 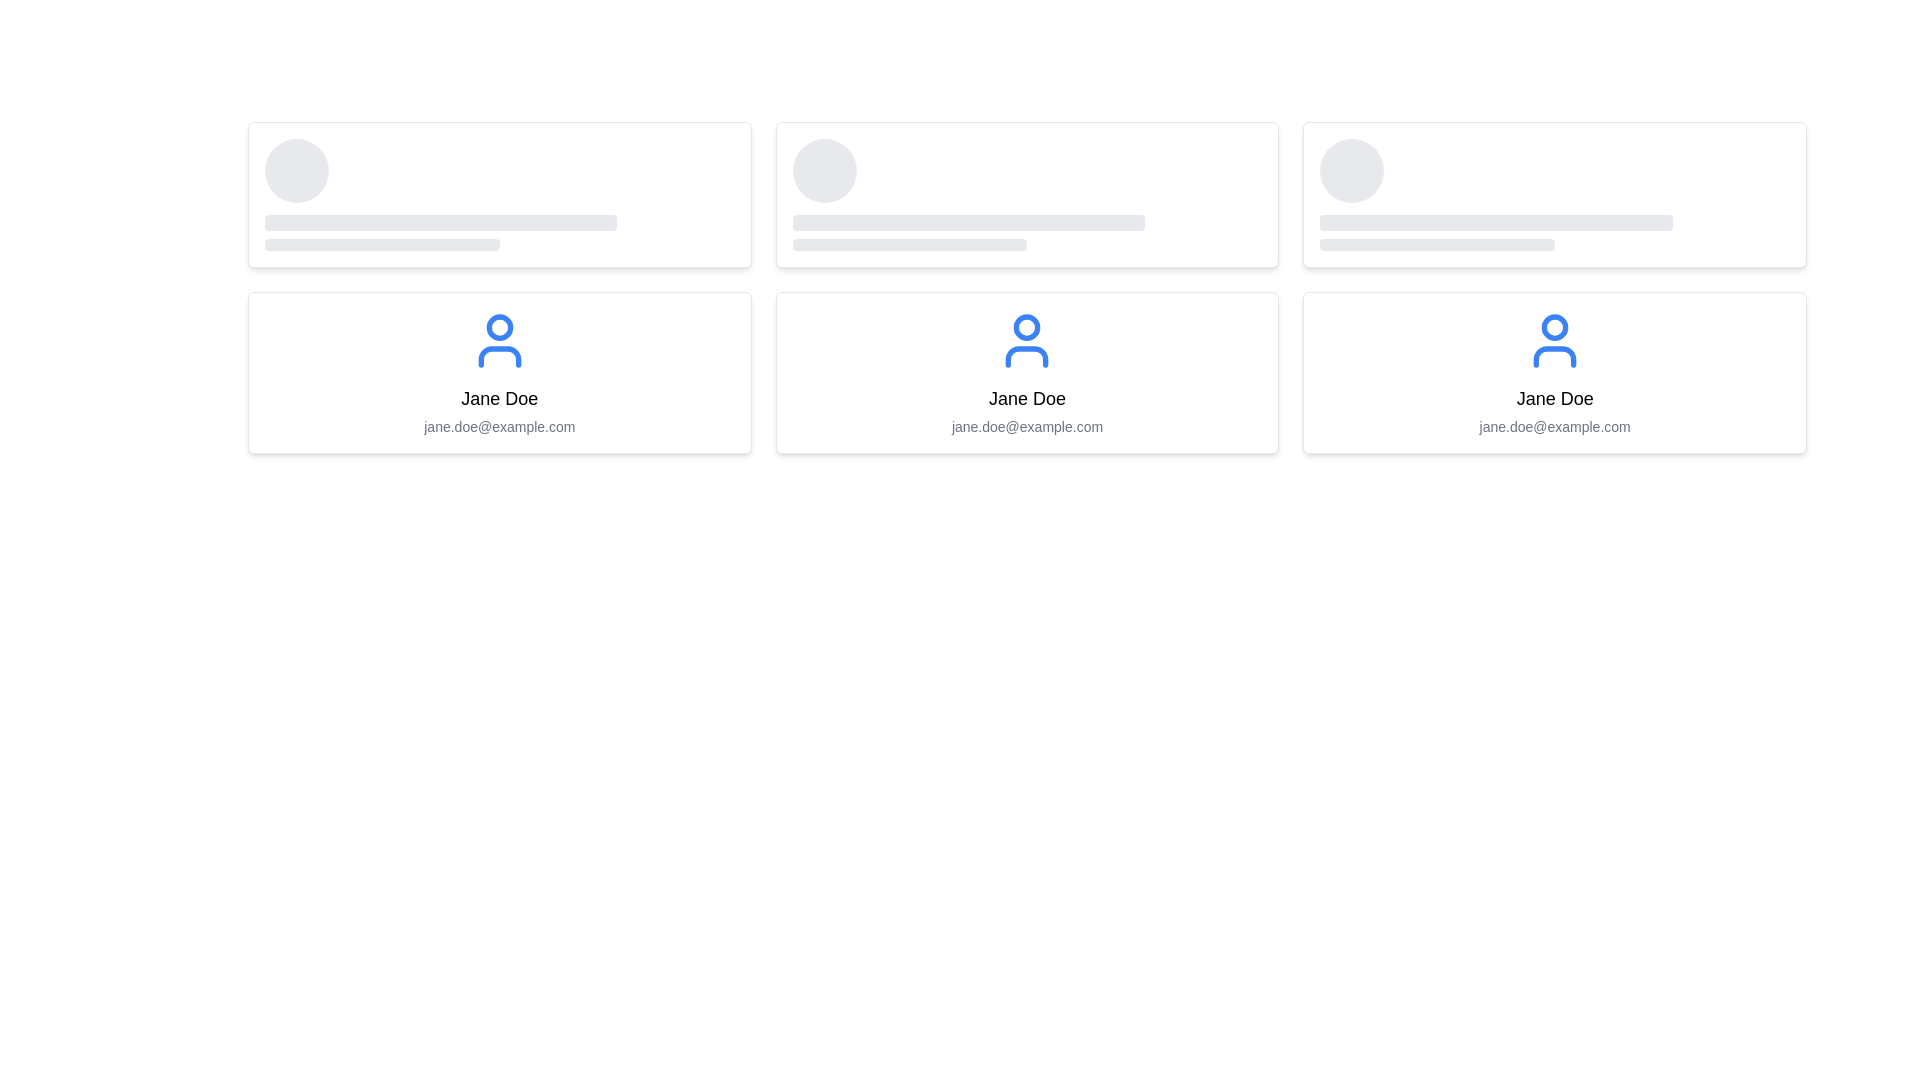 What do you see at coordinates (499, 426) in the screenshot?
I see `email address displayed as plain text in gray color, located beneath the name 'Jane Doe' in a card layout` at bounding box center [499, 426].